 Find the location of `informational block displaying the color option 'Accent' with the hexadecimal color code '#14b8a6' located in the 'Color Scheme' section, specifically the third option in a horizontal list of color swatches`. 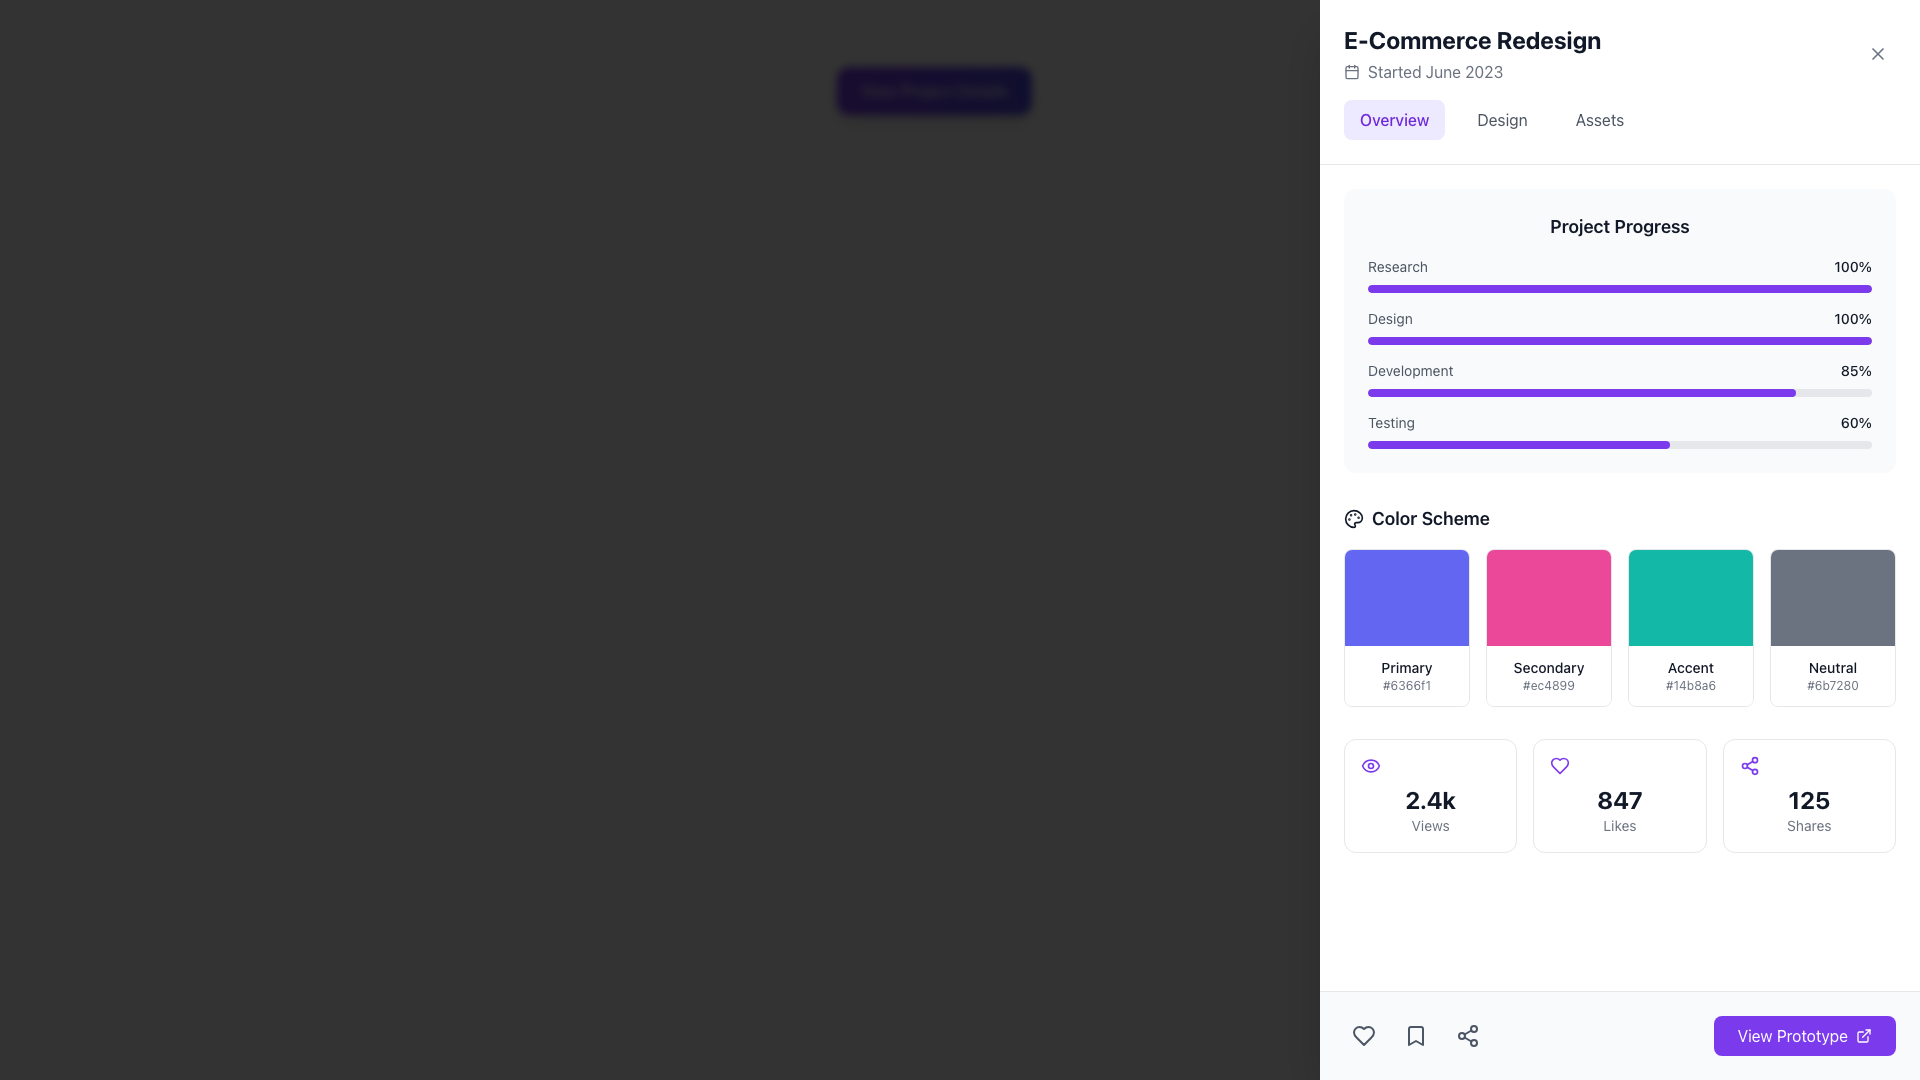

informational block displaying the color option 'Accent' with the hexadecimal color code '#14b8a6' located in the 'Color Scheme' section, specifically the third option in a horizontal list of color swatches is located at coordinates (1689, 675).